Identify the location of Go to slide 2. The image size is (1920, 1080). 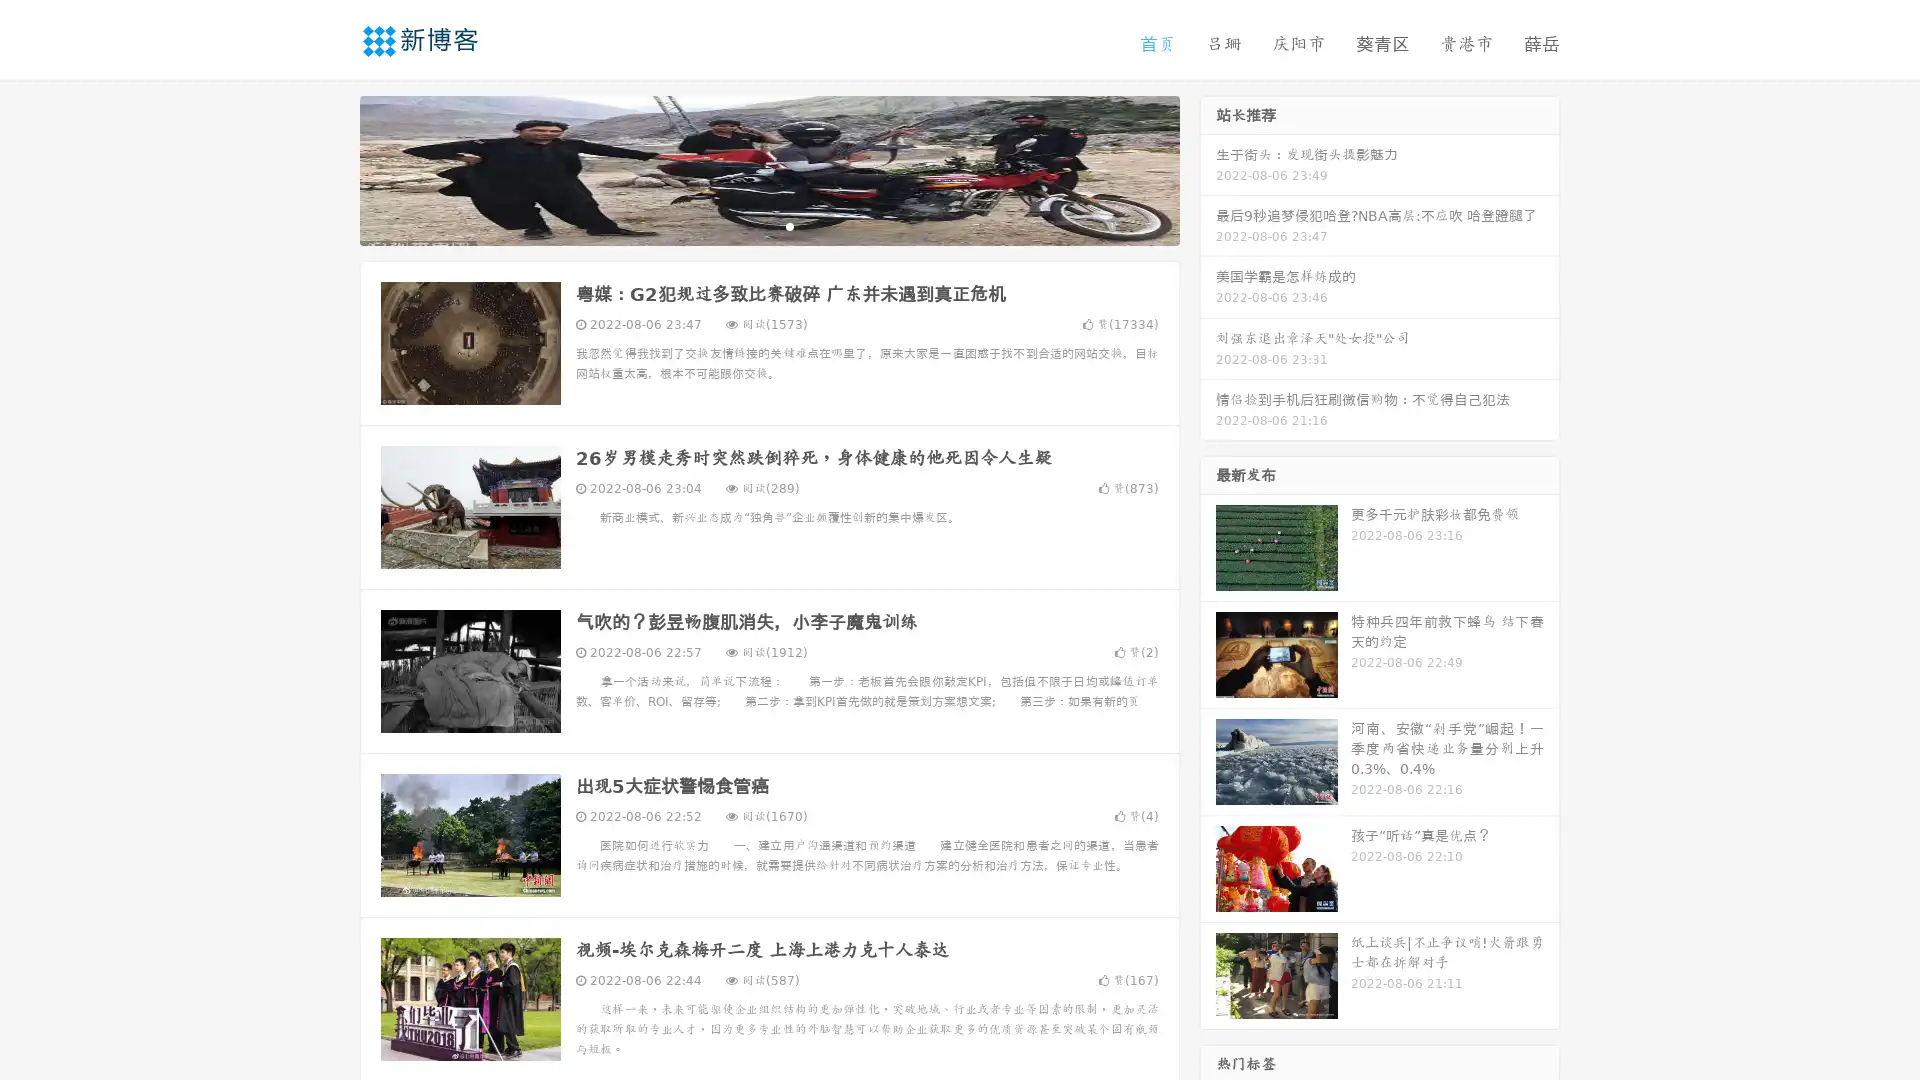
(768, 225).